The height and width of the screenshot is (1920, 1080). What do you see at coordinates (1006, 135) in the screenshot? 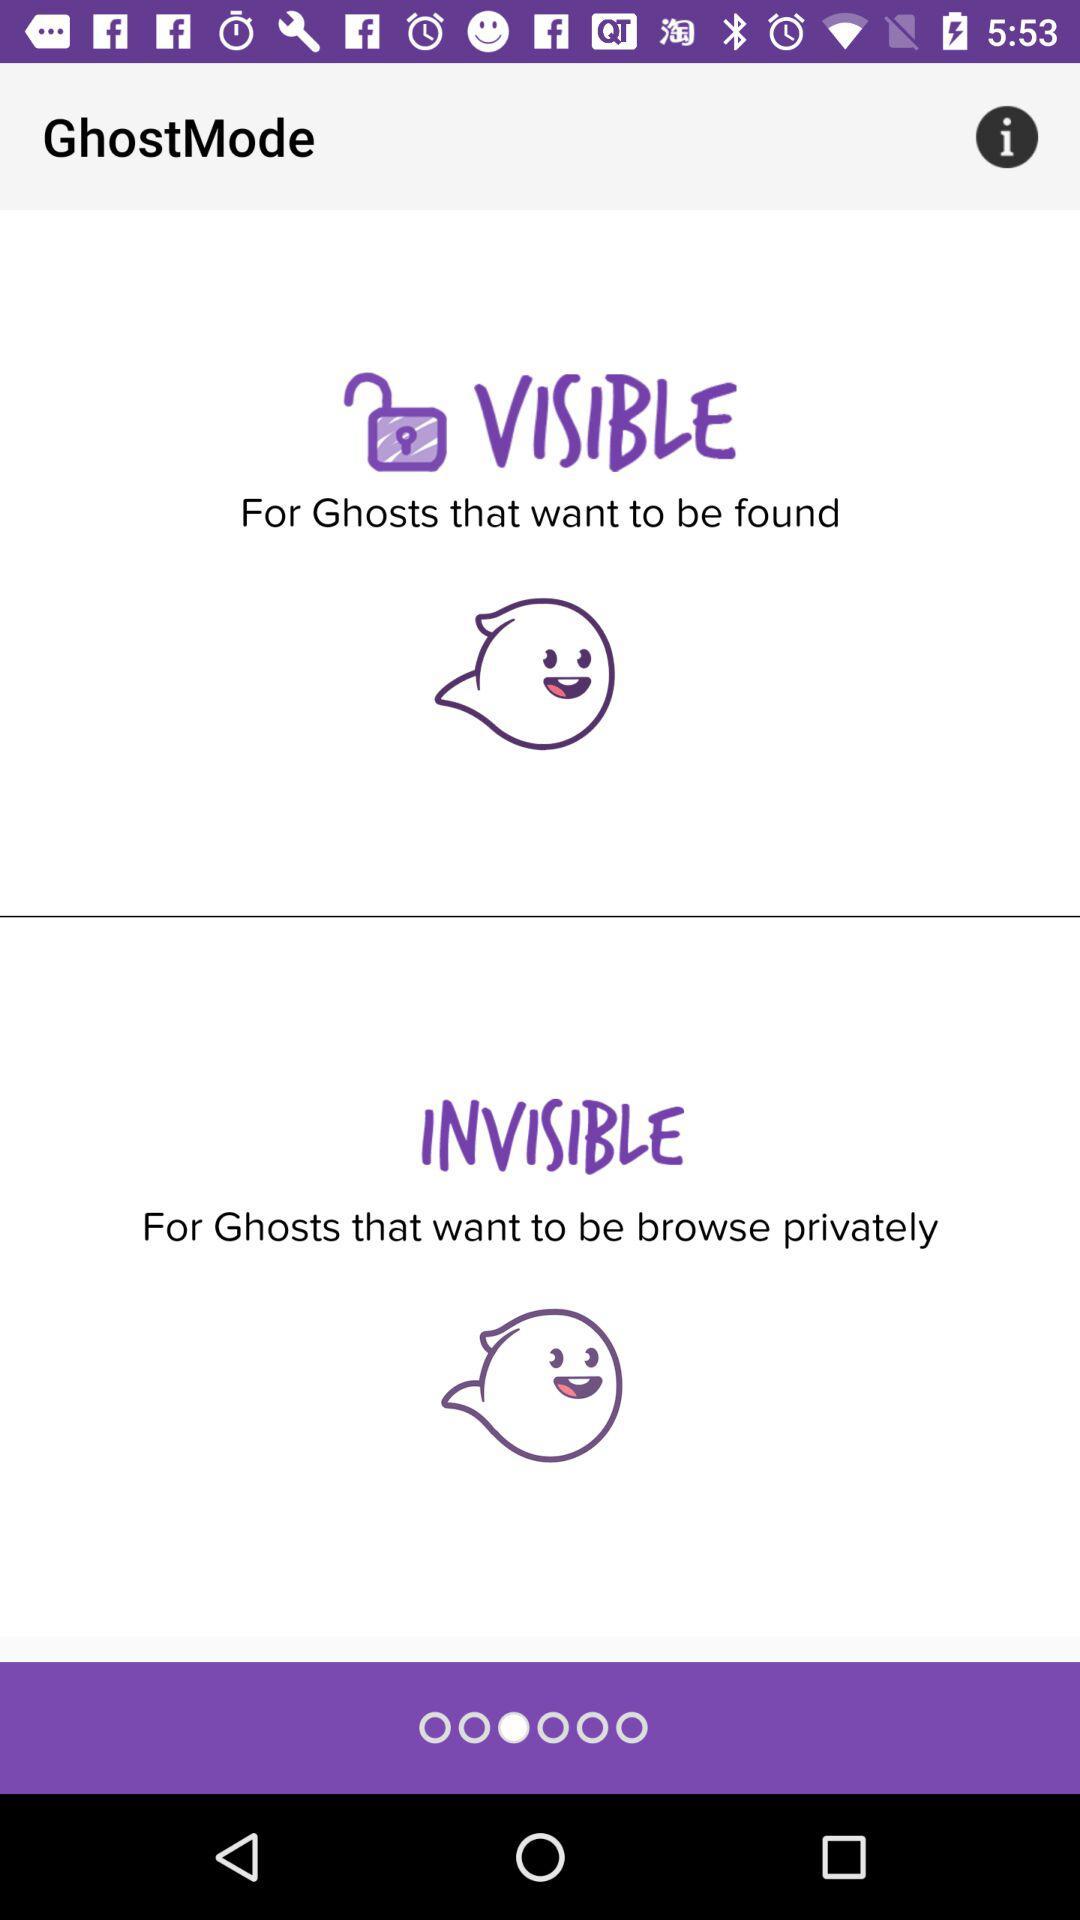
I see `item above the for ghosts that icon` at bounding box center [1006, 135].